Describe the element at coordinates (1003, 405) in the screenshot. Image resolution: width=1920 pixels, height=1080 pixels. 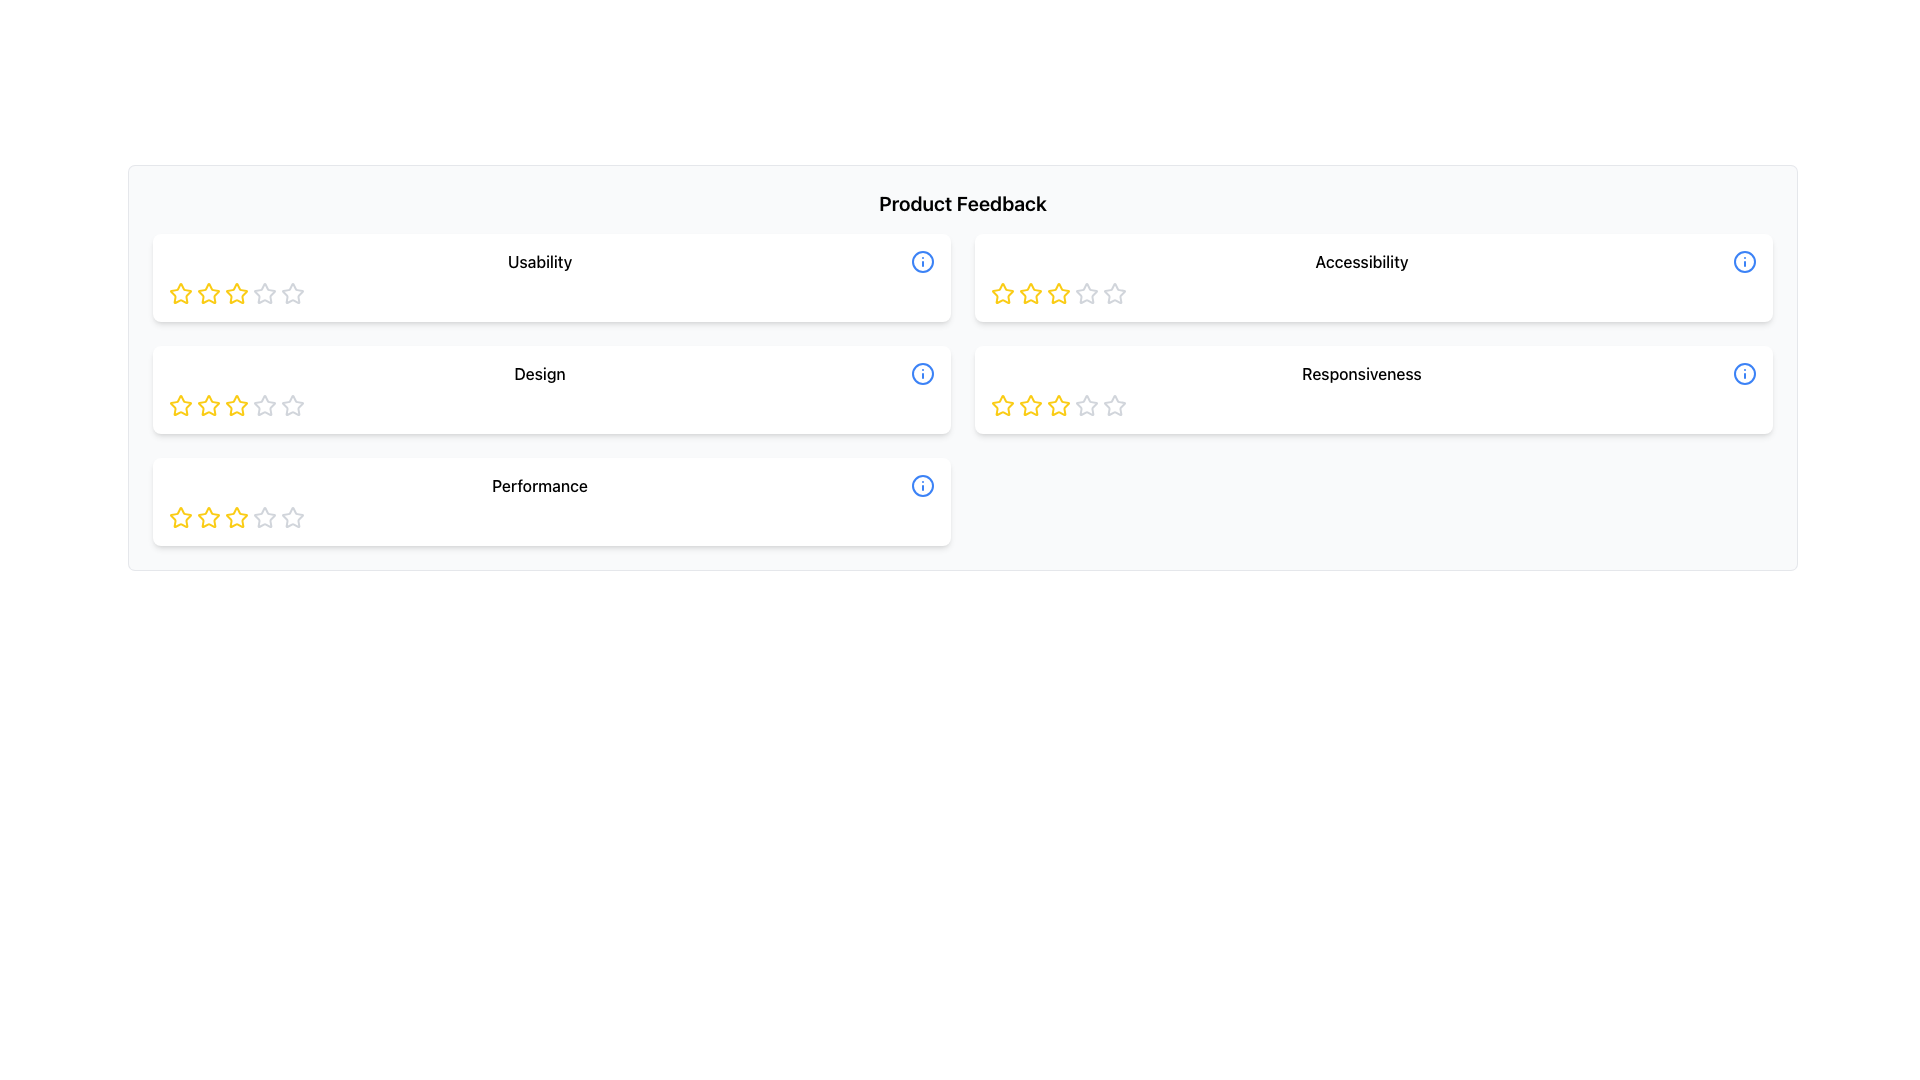
I see `the first star icon in the Responsiveness rating system` at that location.